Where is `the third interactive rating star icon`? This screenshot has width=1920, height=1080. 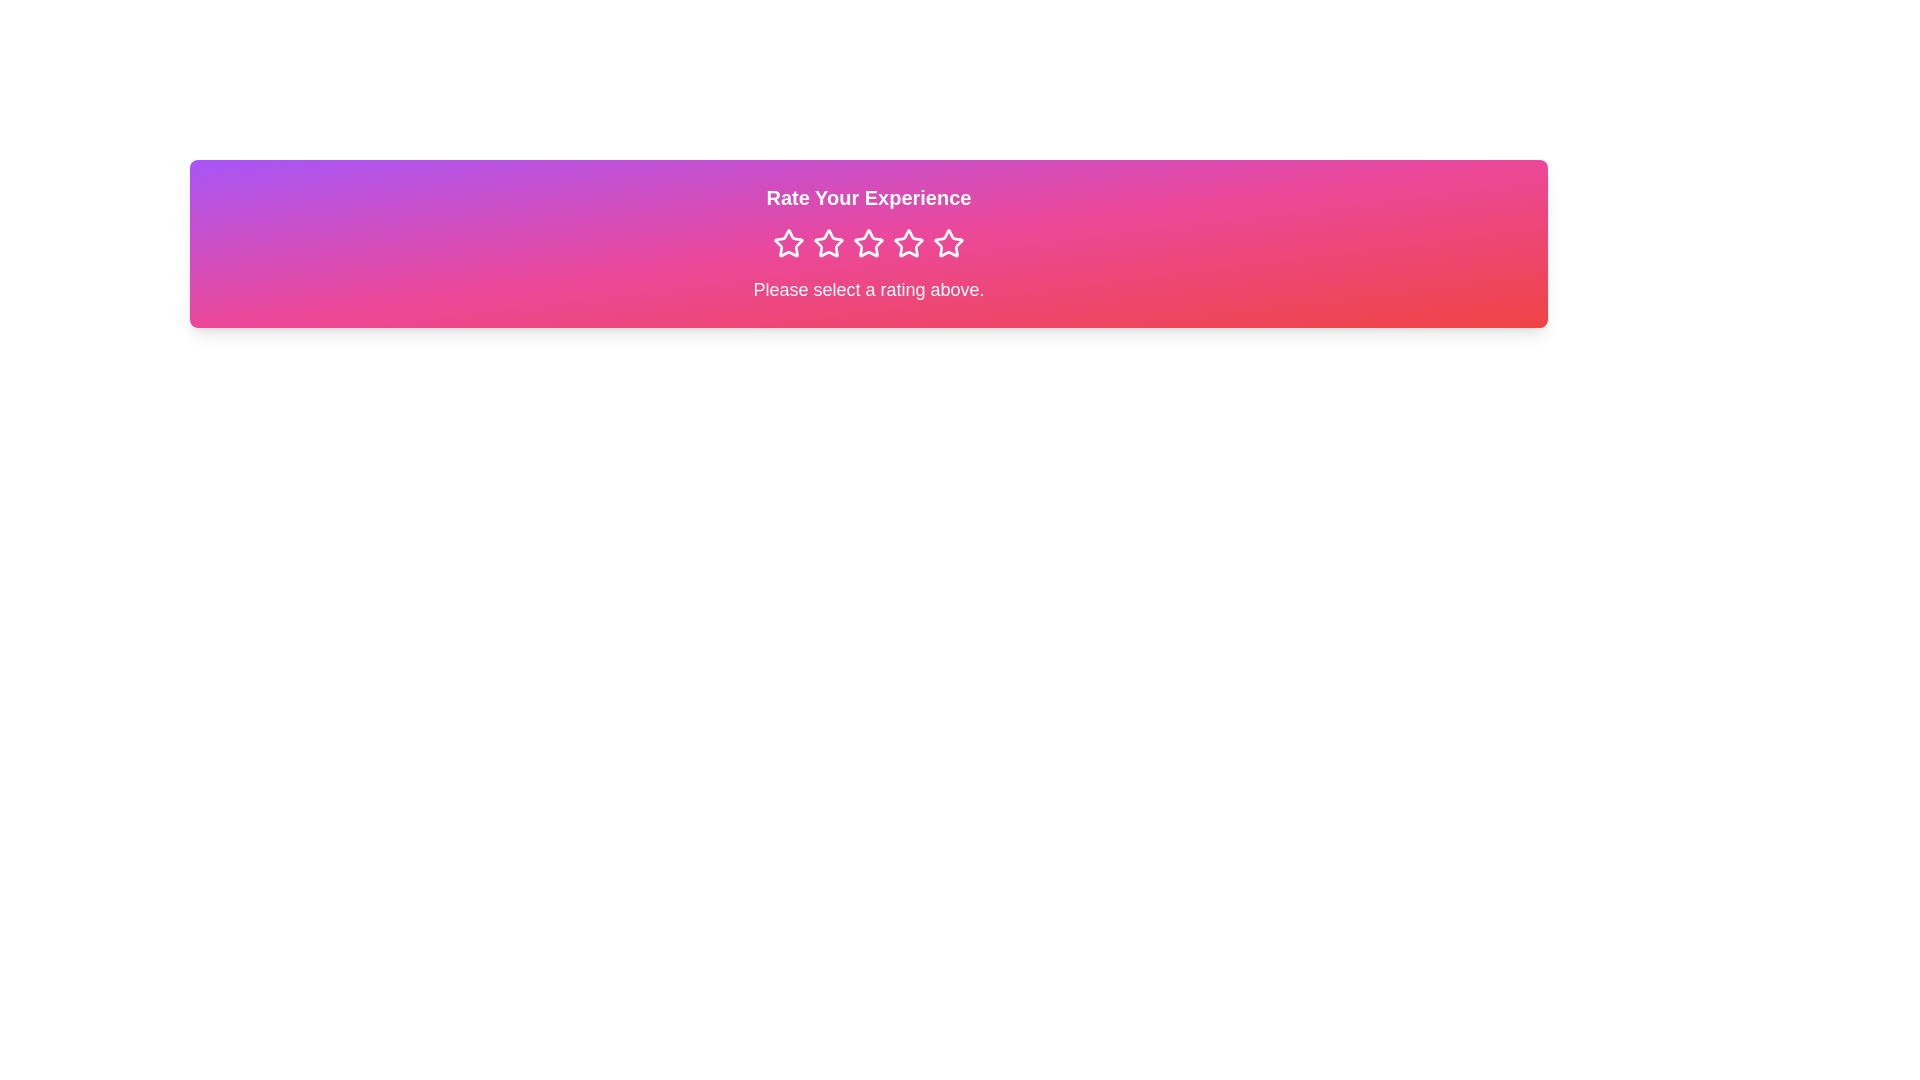 the third interactive rating star icon is located at coordinates (868, 242).